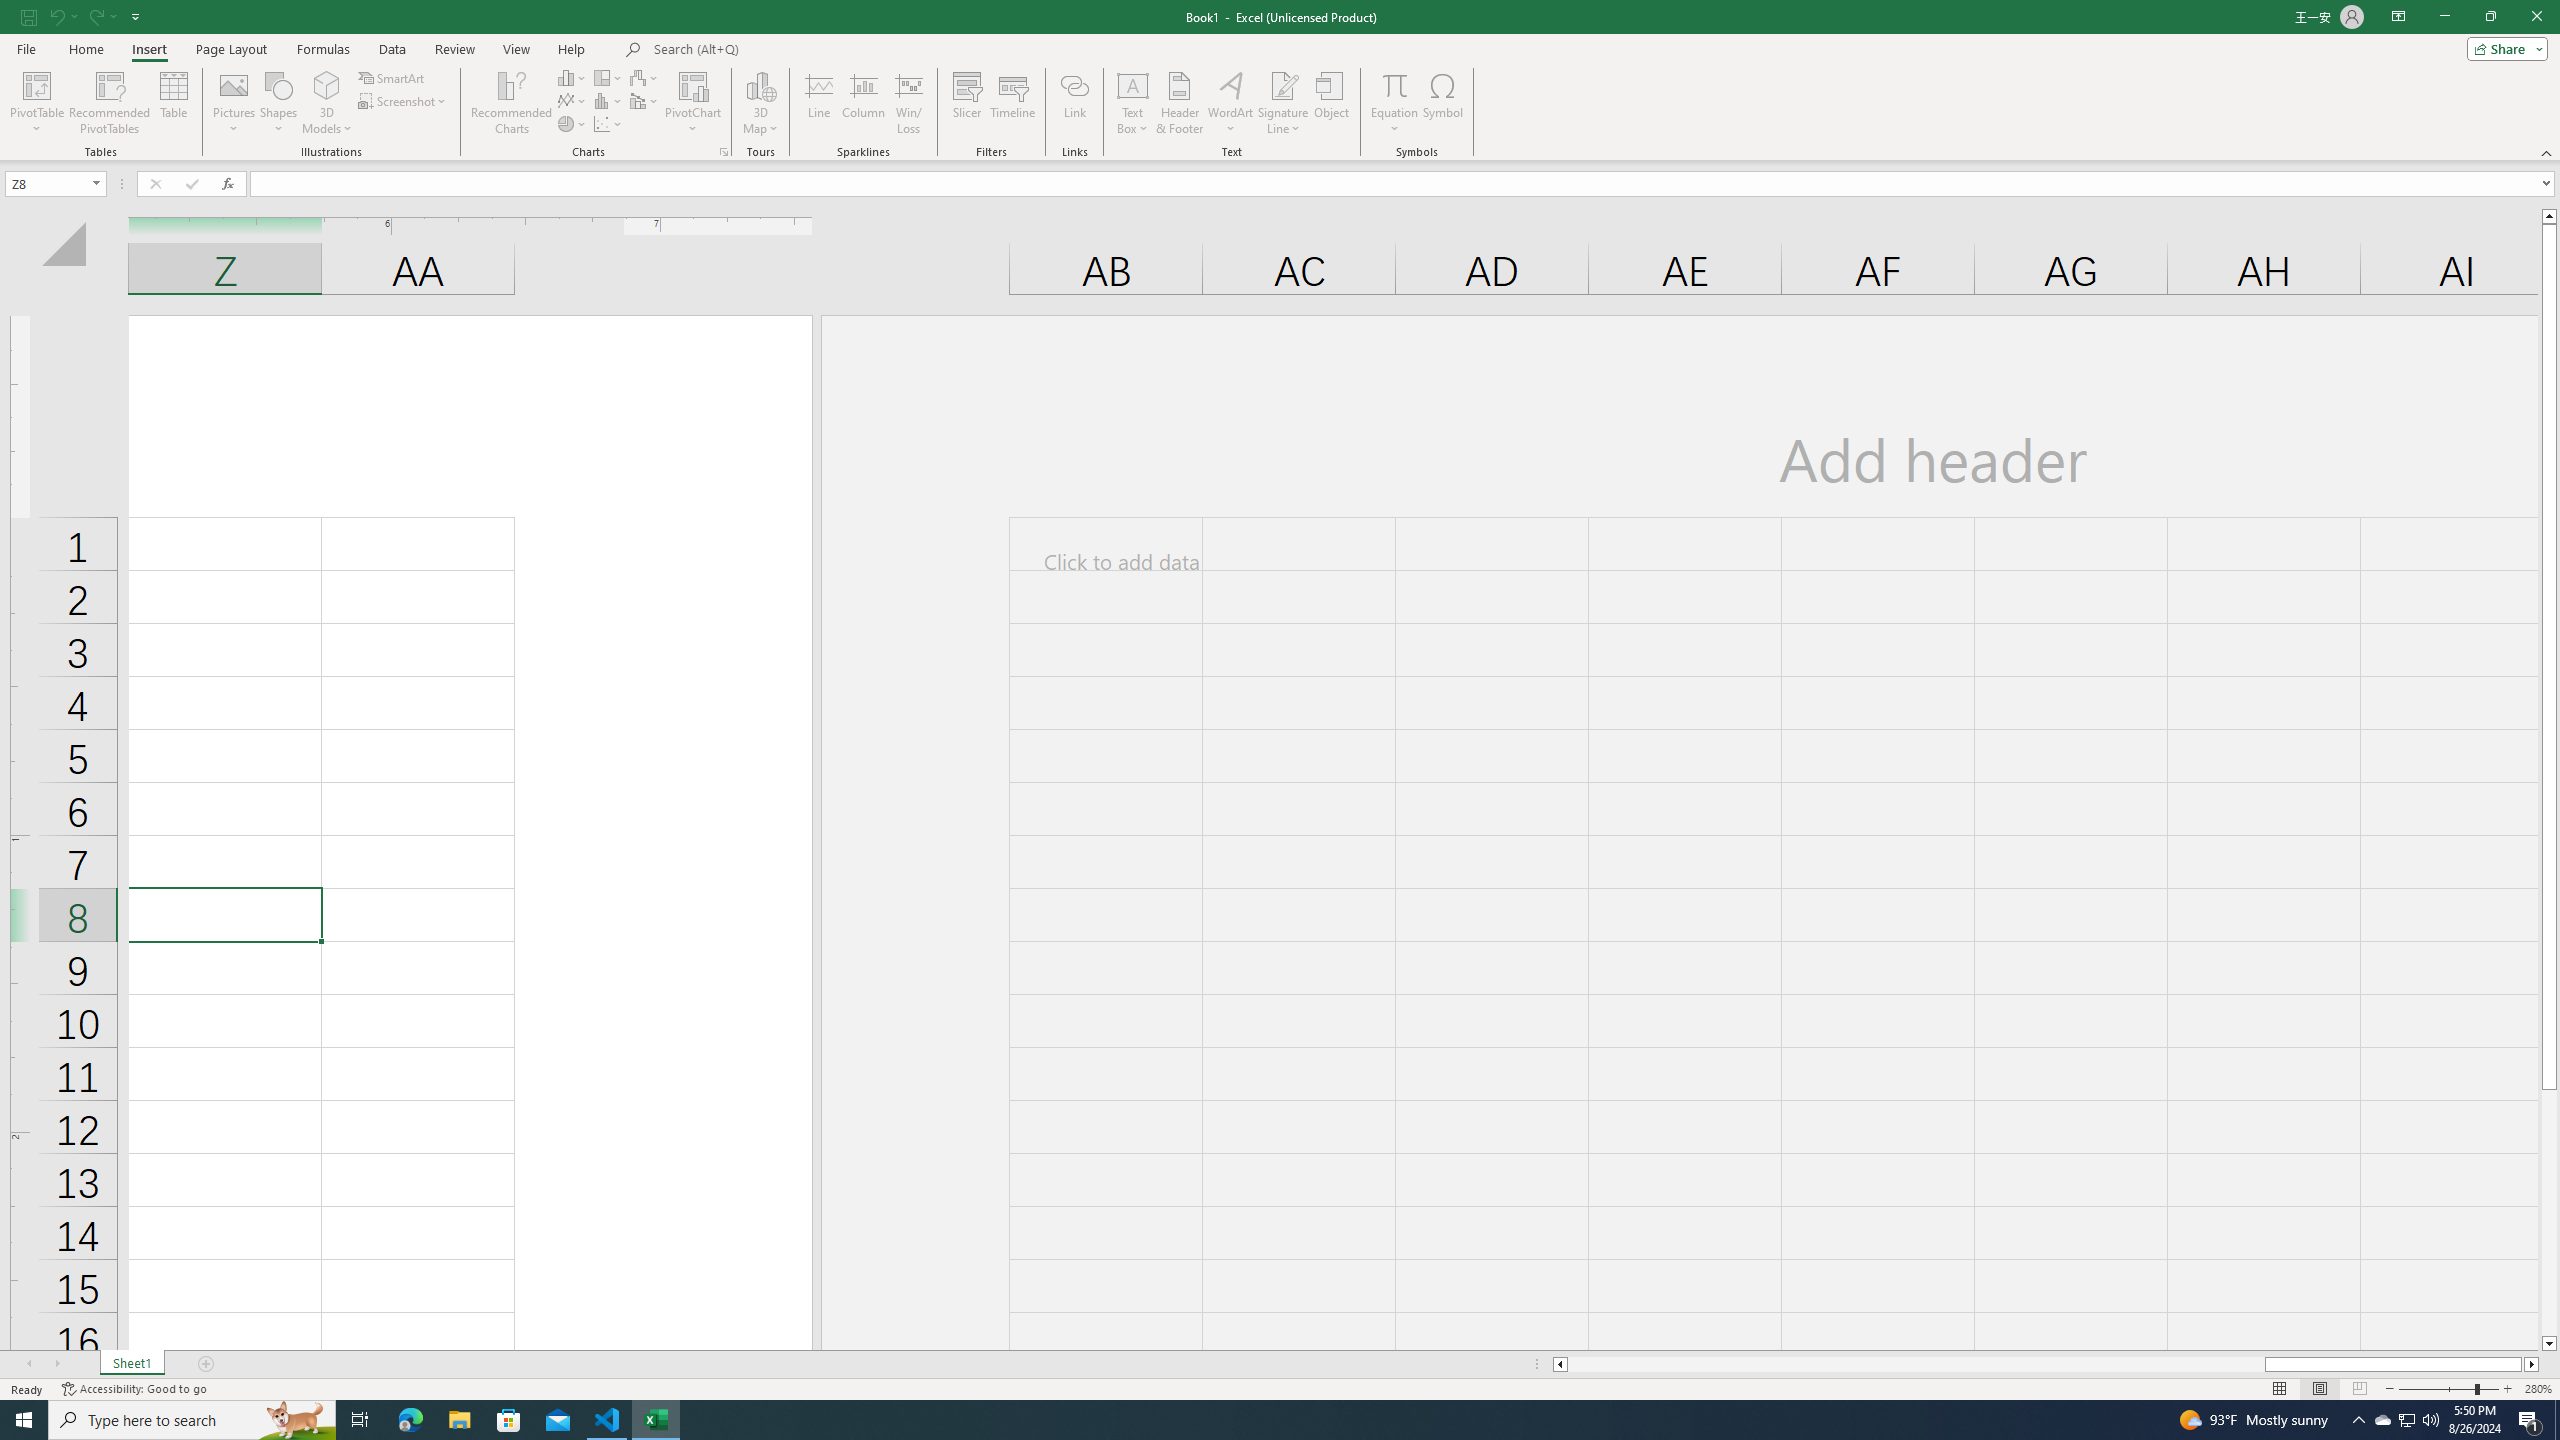  Describe the element at coordinates (110, 103) in the screenshot. I see `'Recommended PivotTables'` at that location.